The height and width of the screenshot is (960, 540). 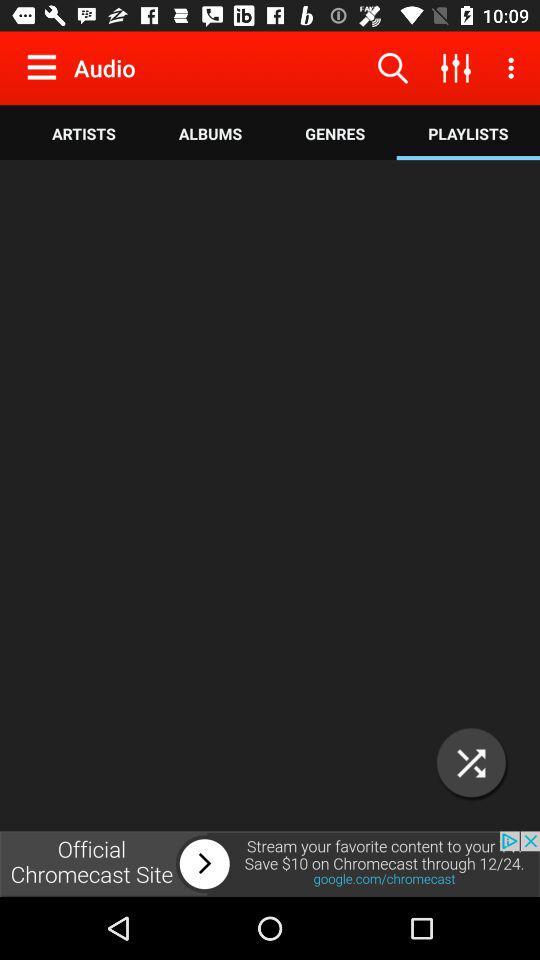 I want to click on diskgrasan, so click(x=270, y=496).